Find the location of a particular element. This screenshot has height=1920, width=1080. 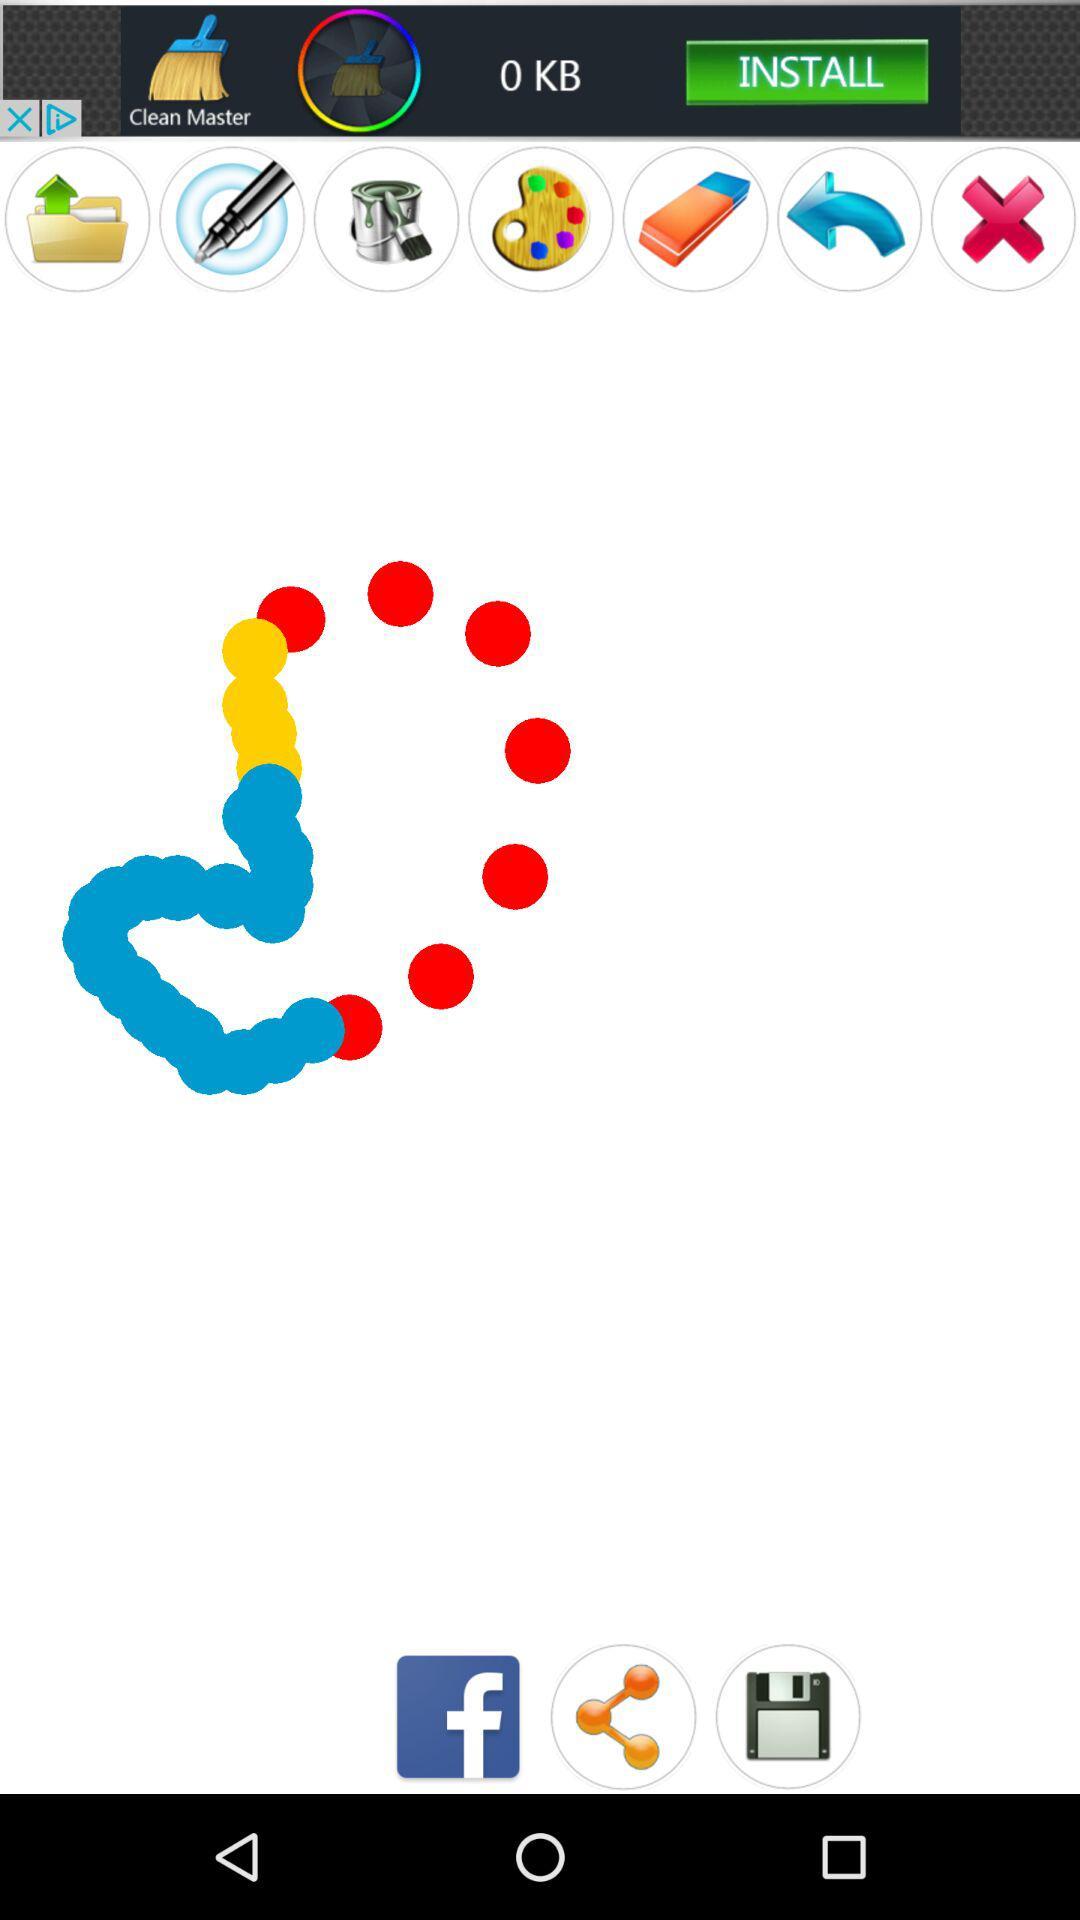

the undo icon is located at coordinates (849, 234).